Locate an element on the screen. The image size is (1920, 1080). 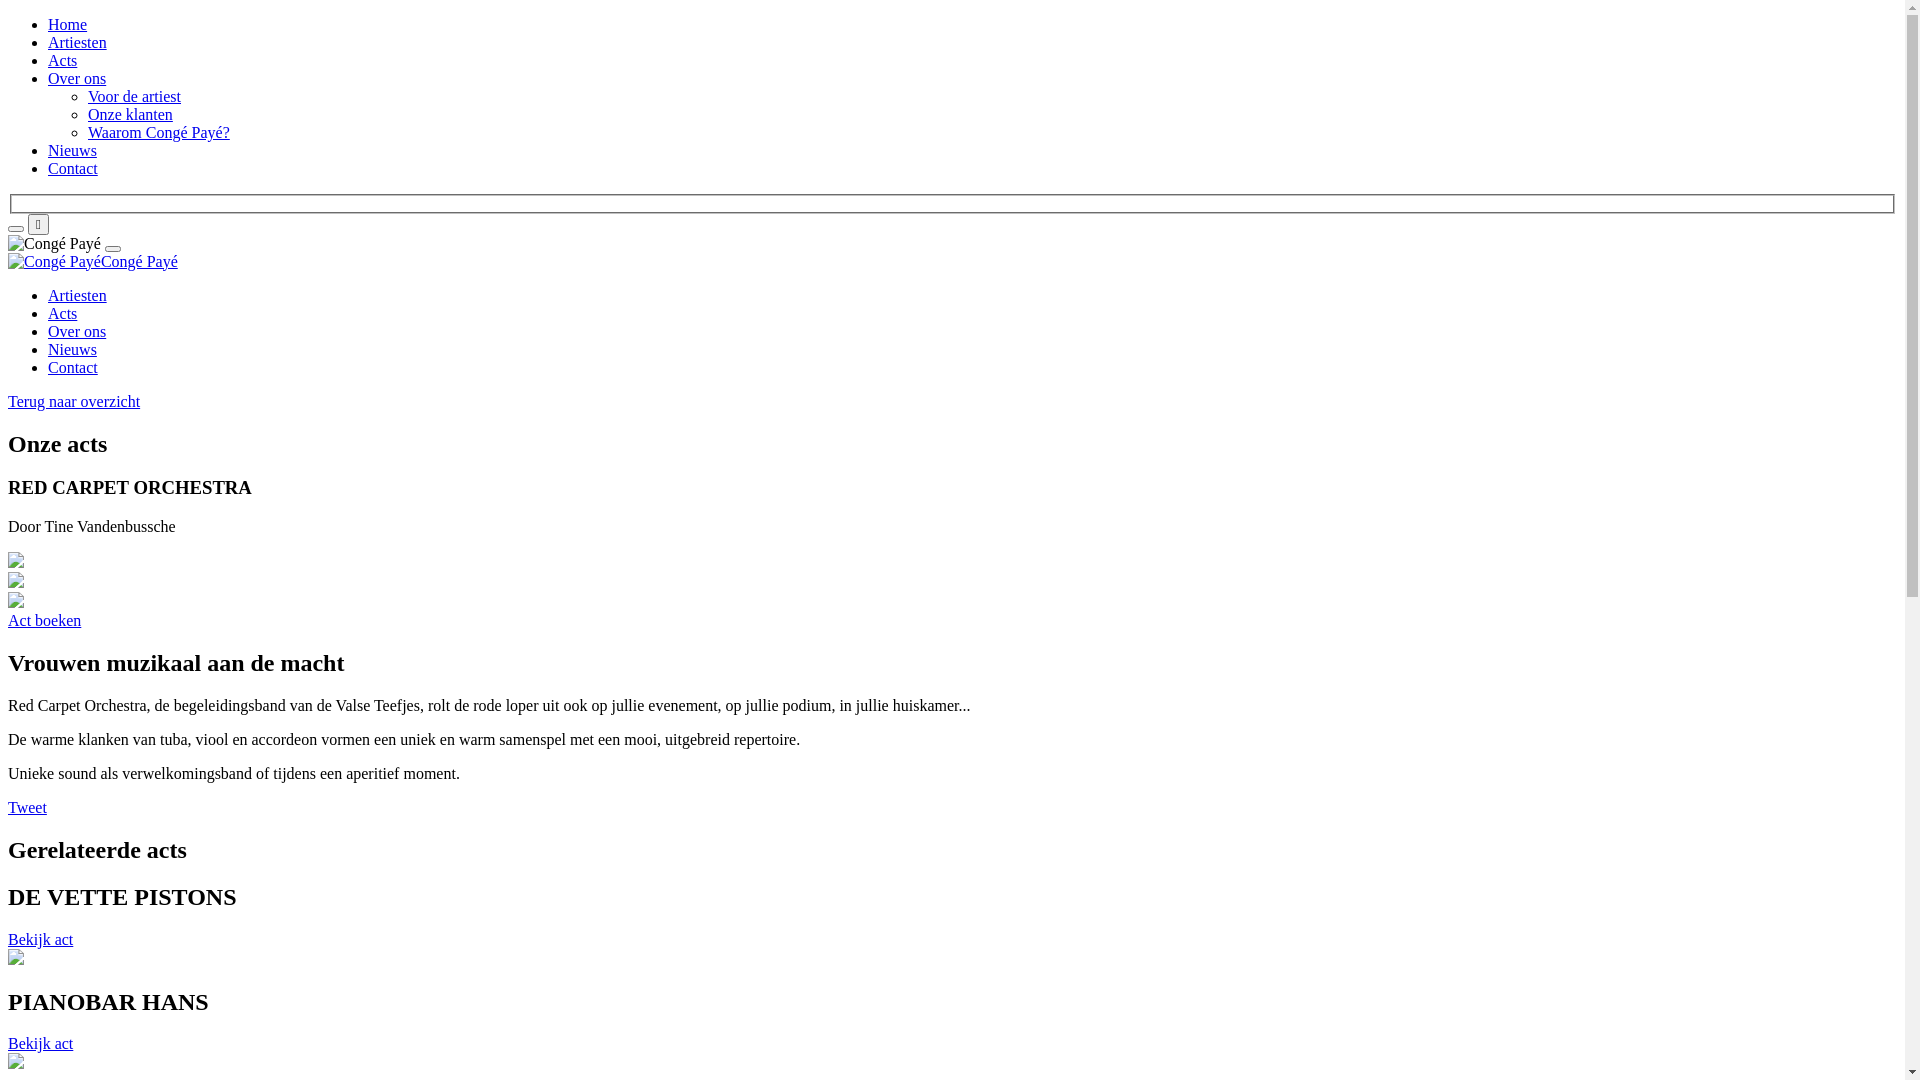
'Over ons' is located at coordinates (76, 330).